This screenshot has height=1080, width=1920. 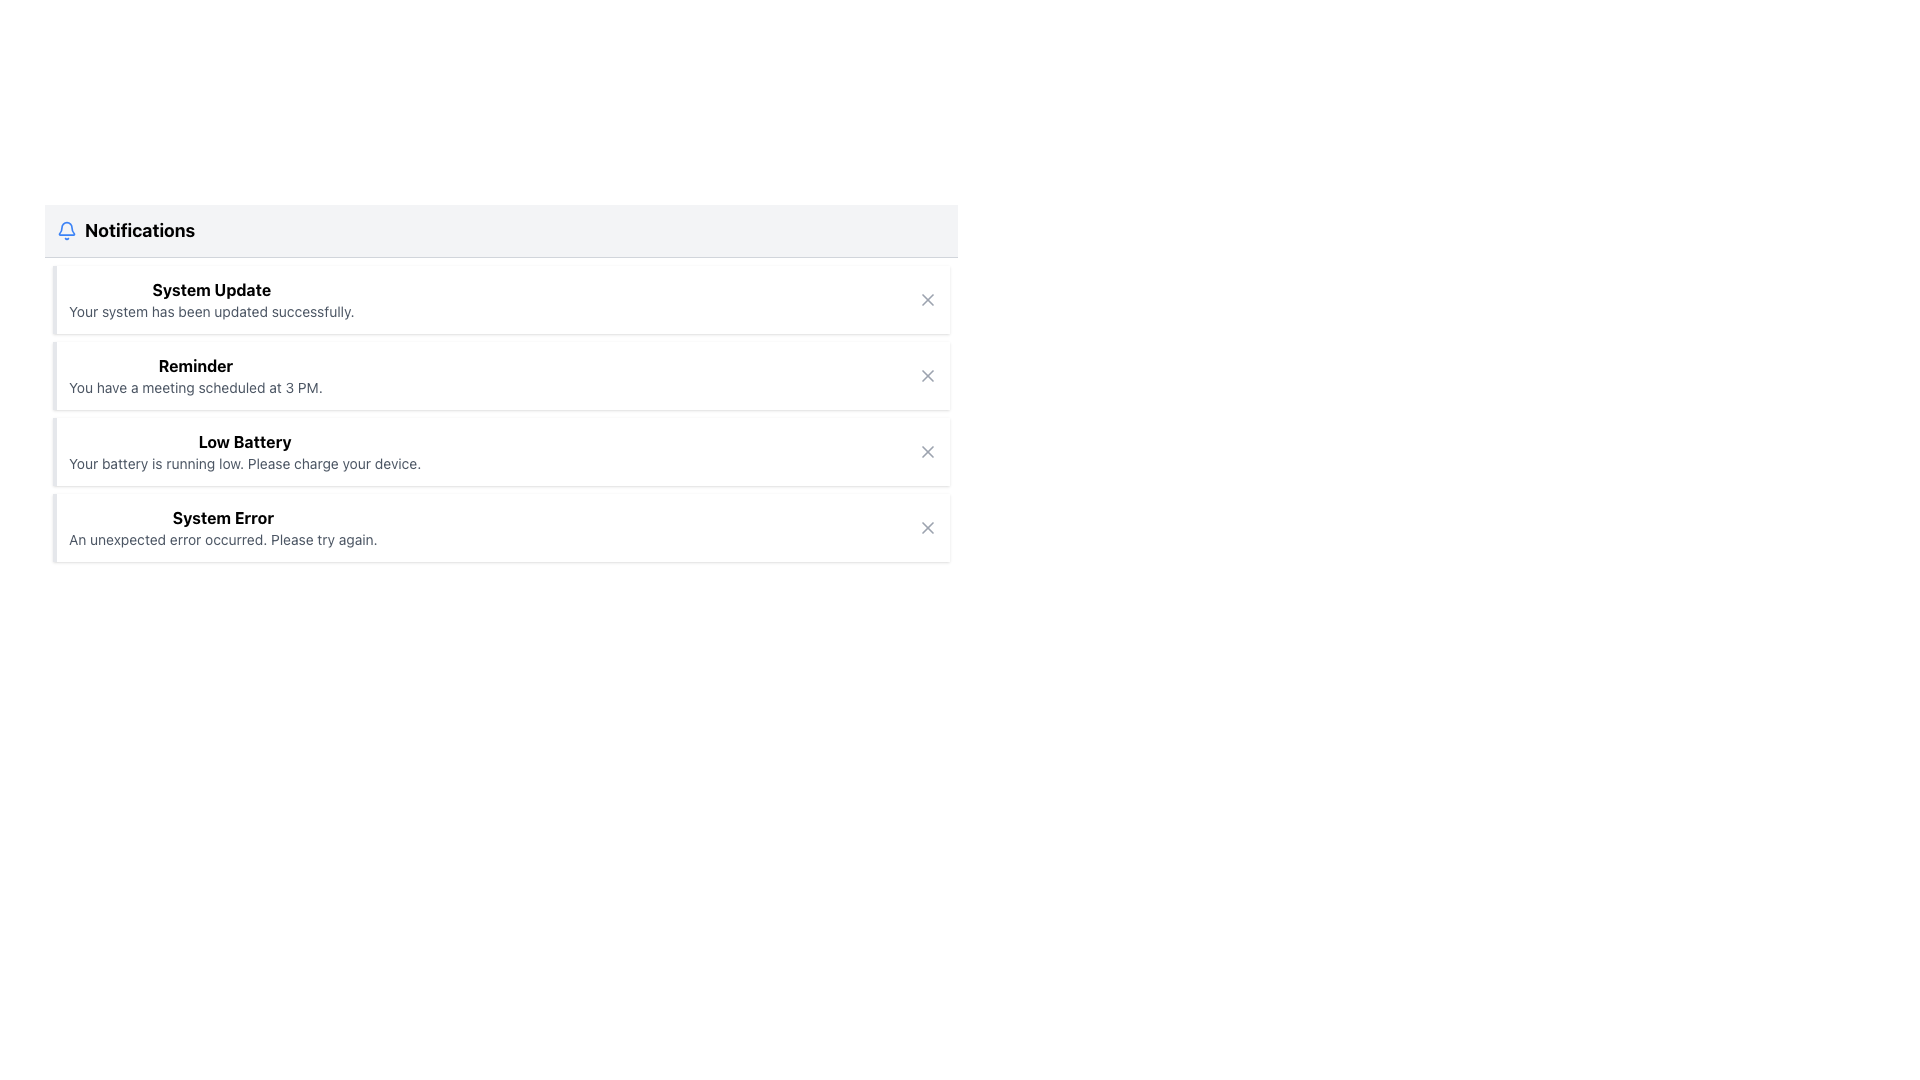 I want to click on the bold text element displaying 'System Error' within the notification box, so click(x=223, y=516).